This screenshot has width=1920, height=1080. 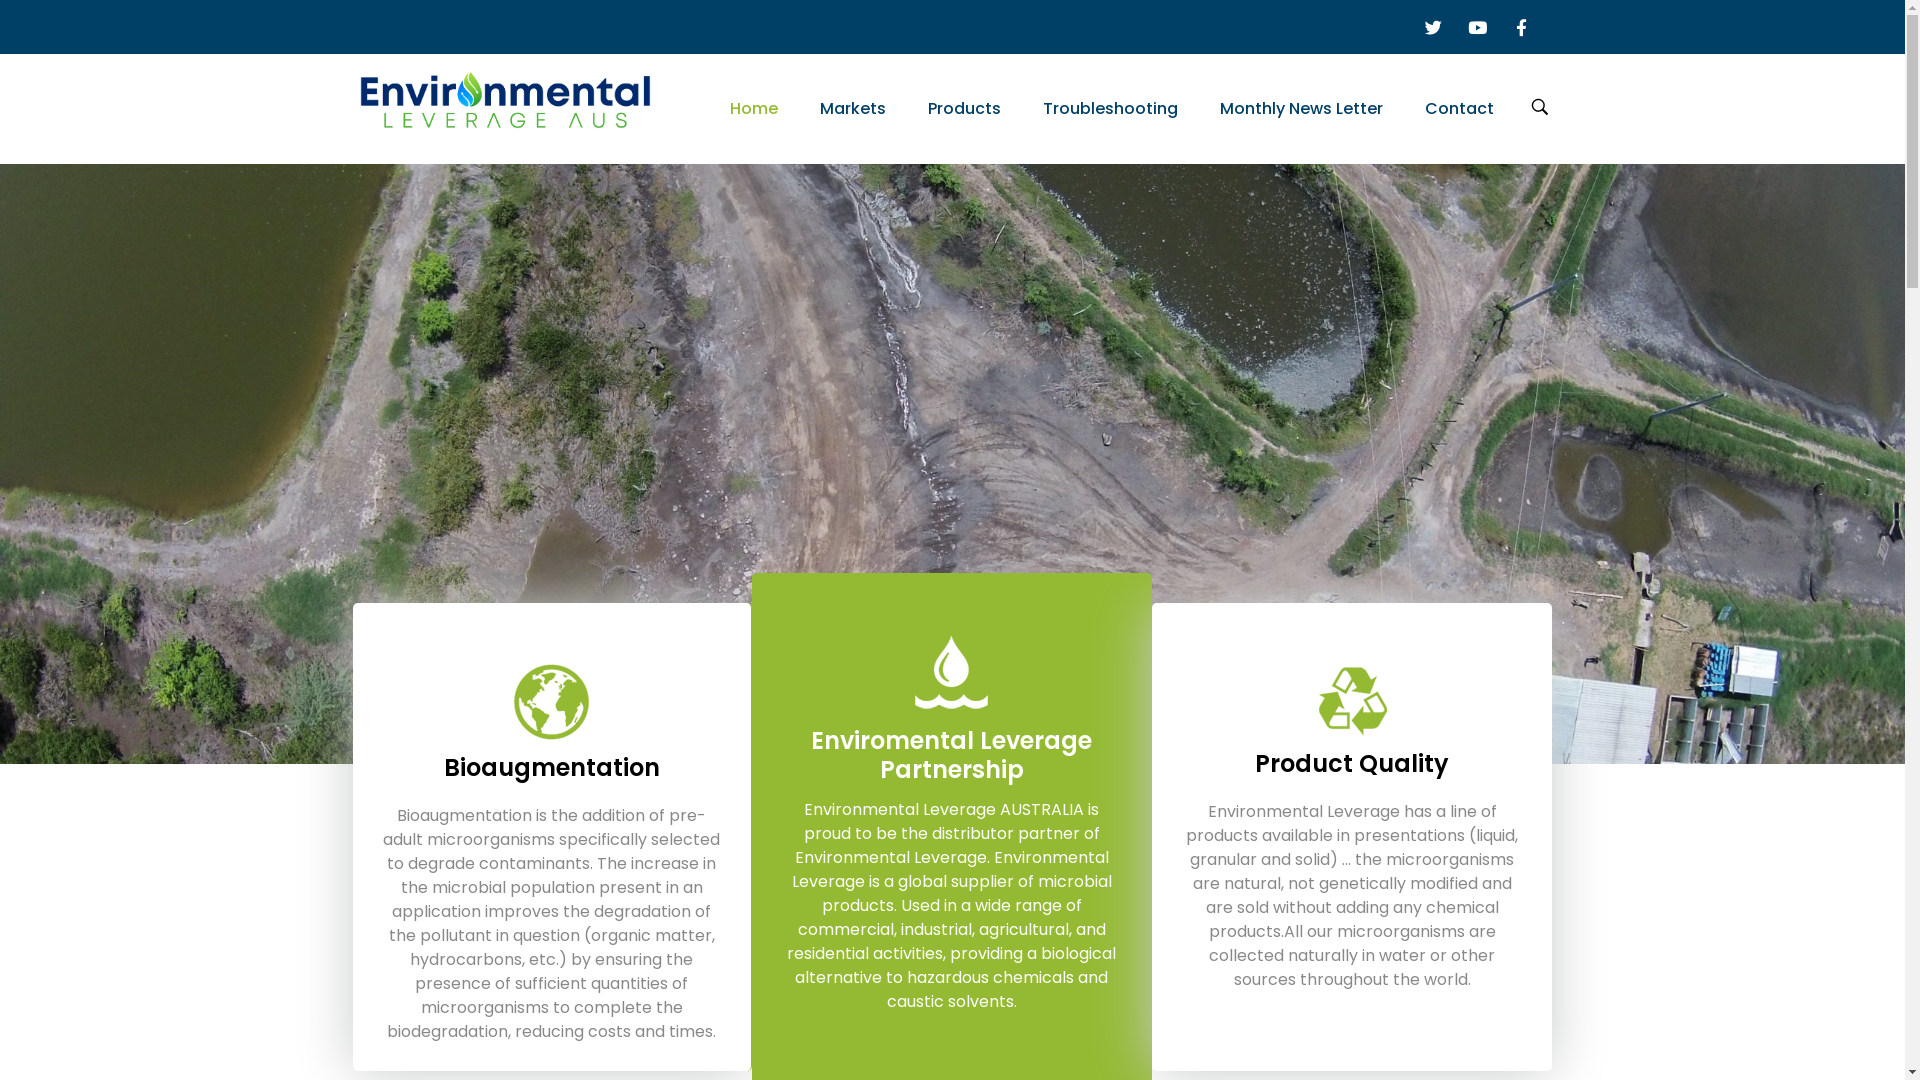 I want to click on 'Products', so click(x=963, y=108).